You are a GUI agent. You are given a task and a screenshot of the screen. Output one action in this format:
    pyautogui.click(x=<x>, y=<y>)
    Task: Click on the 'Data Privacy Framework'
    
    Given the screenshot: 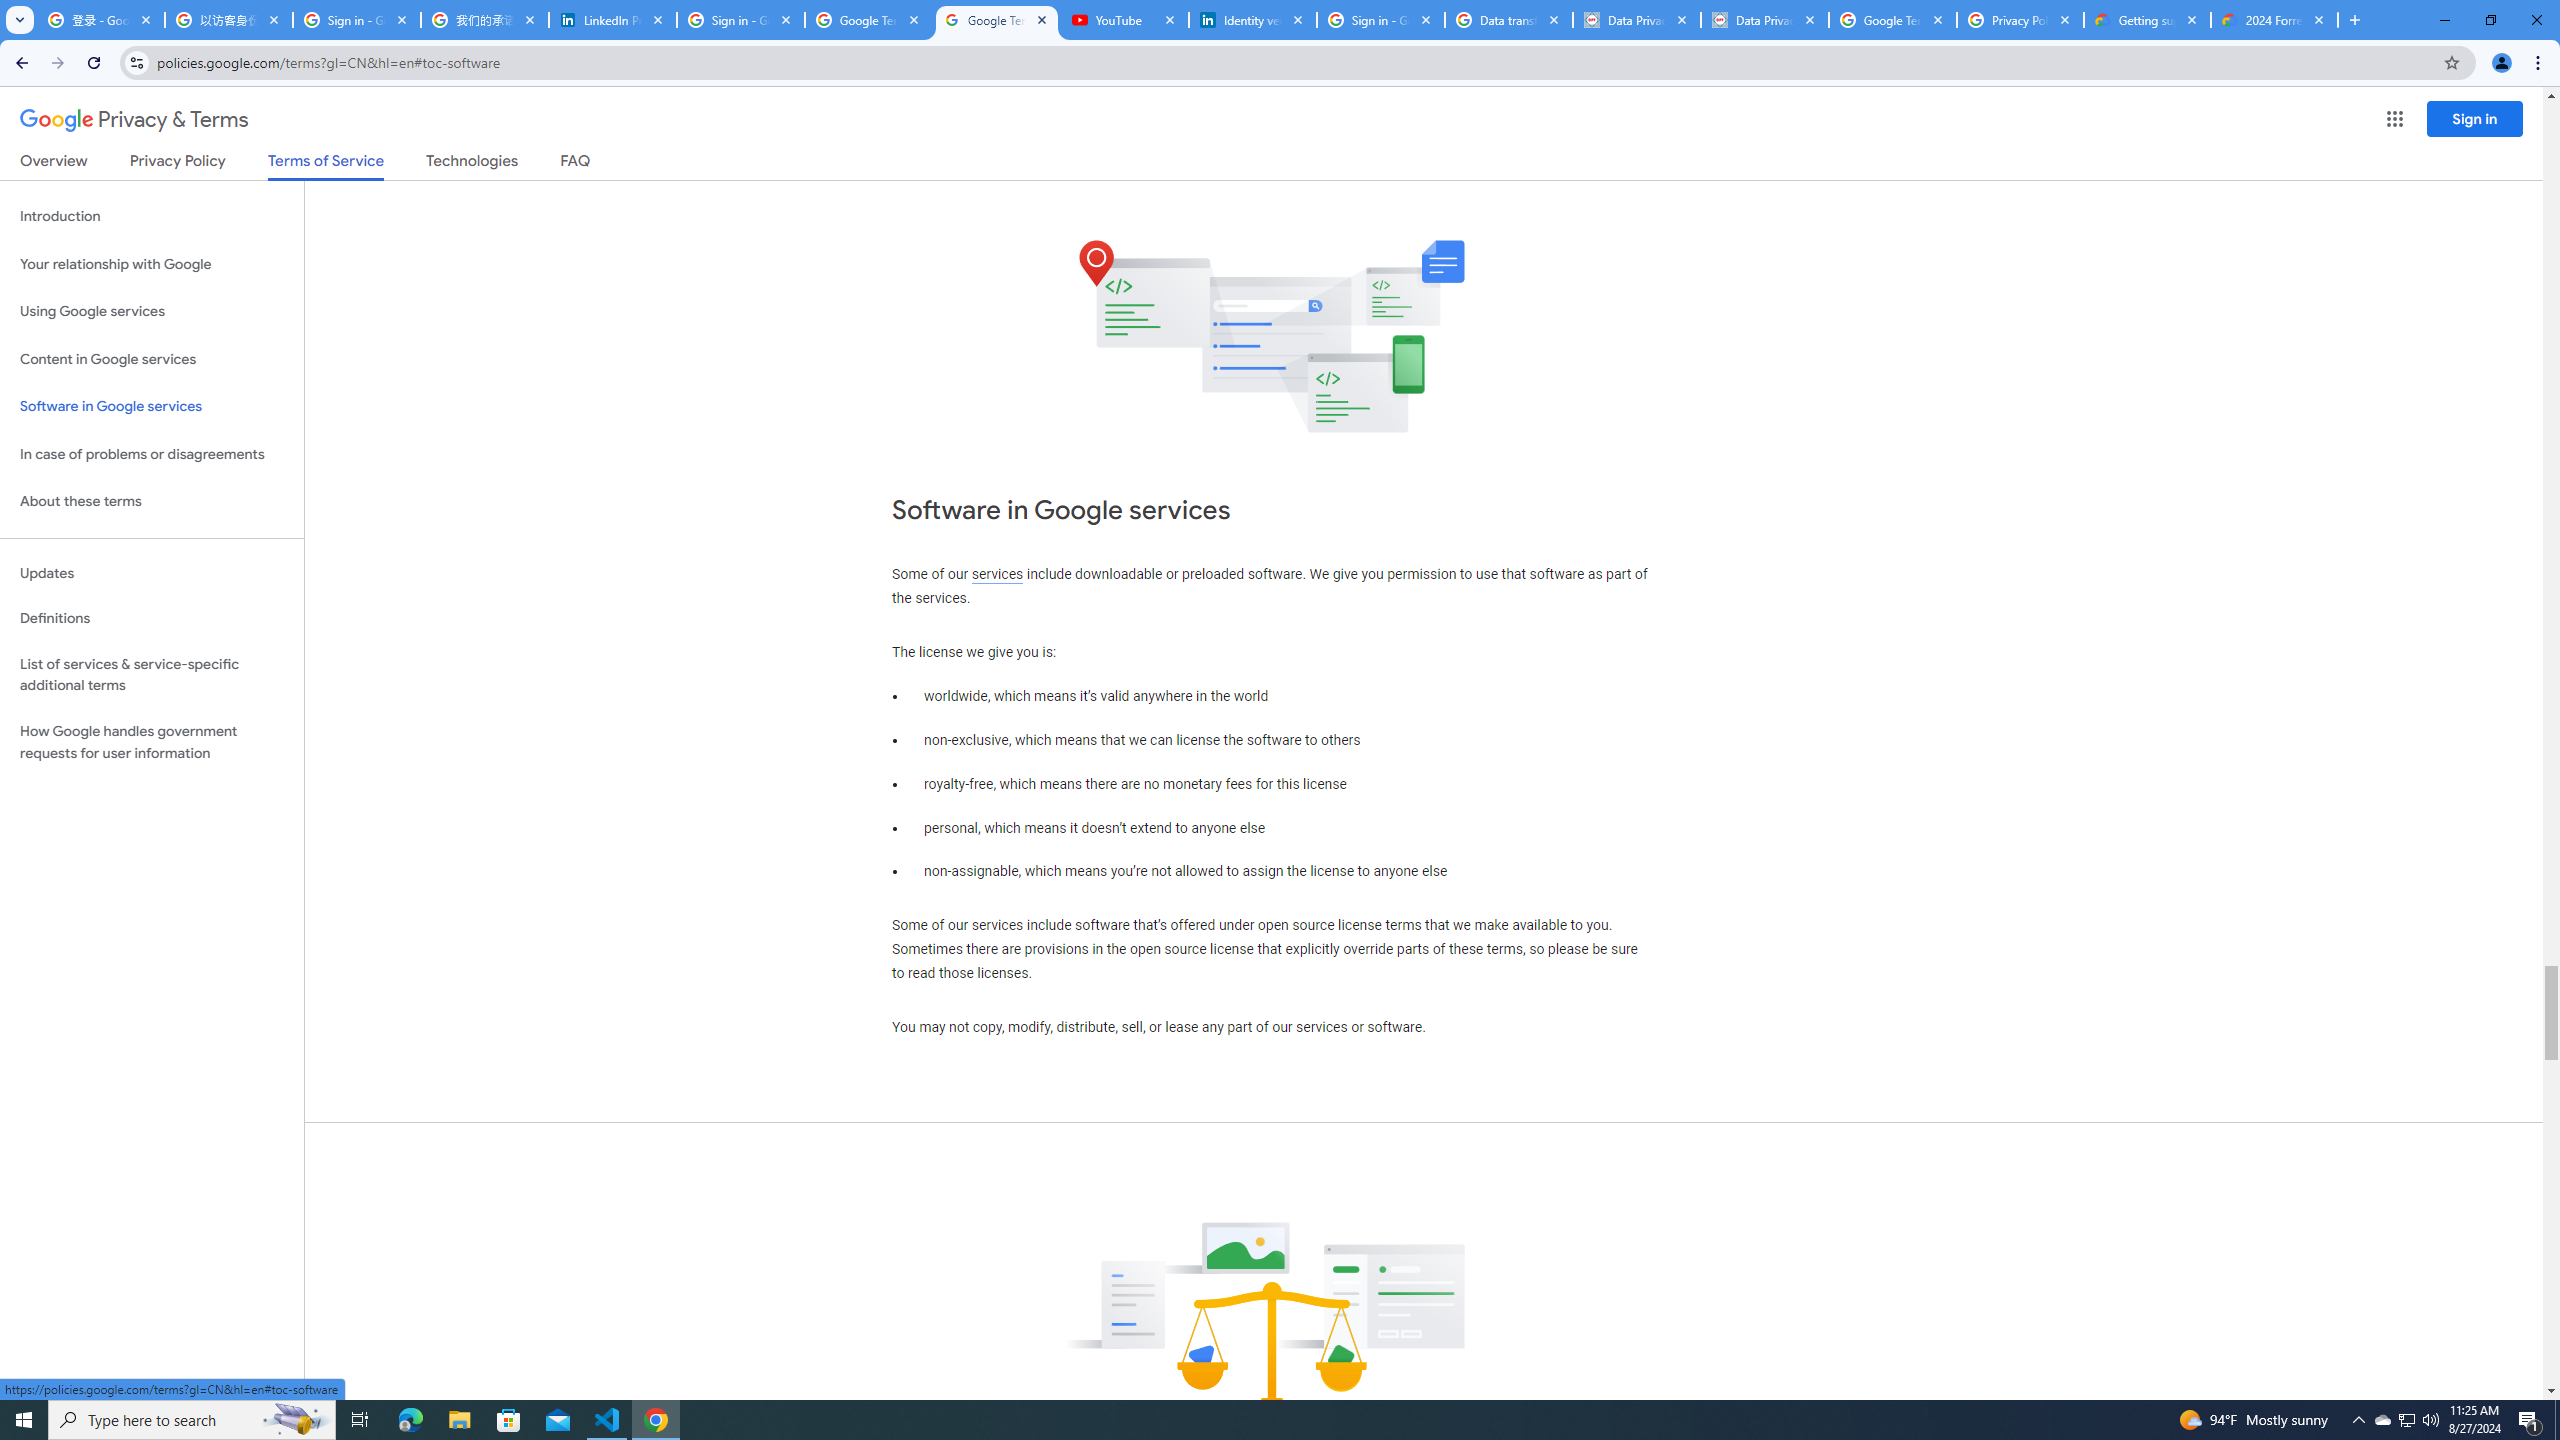 What is the action you would take?
    pyautogui.click(x=1636, y=19)
    